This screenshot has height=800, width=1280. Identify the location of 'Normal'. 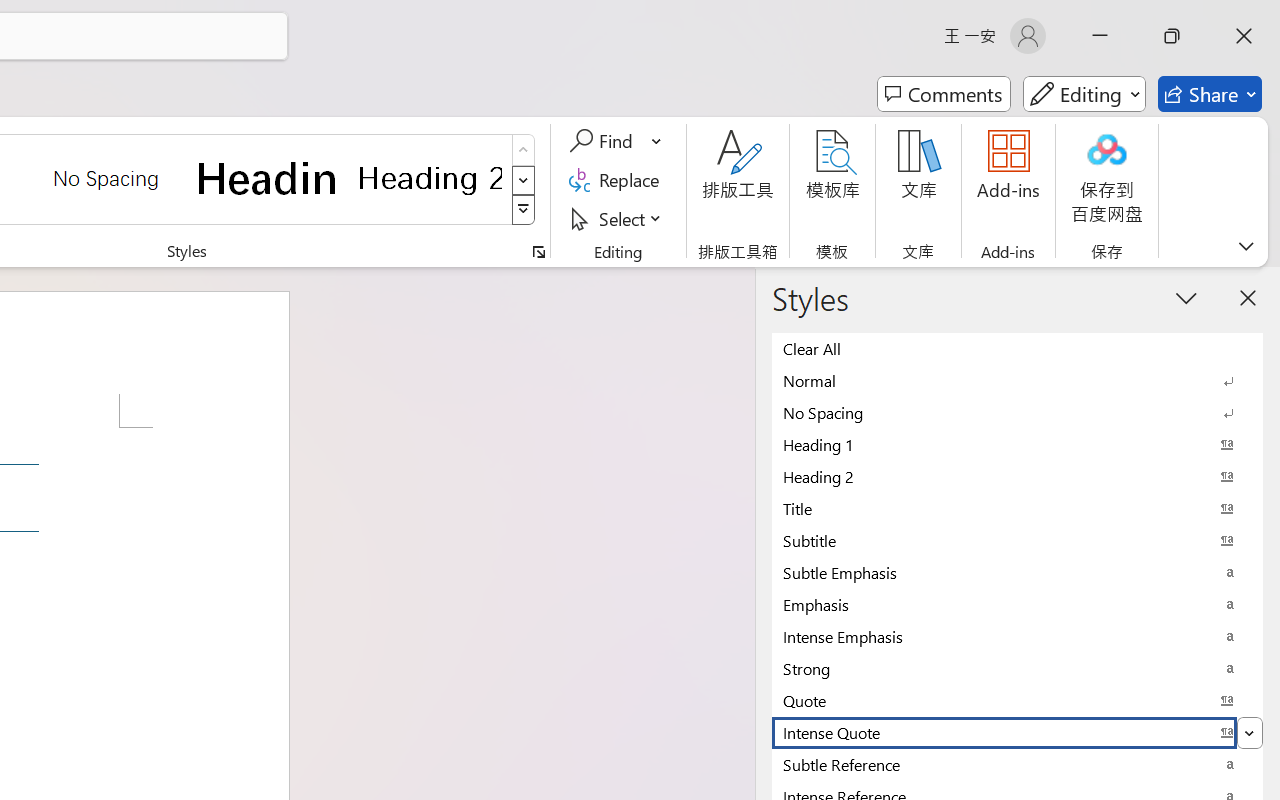
(1017, 379).